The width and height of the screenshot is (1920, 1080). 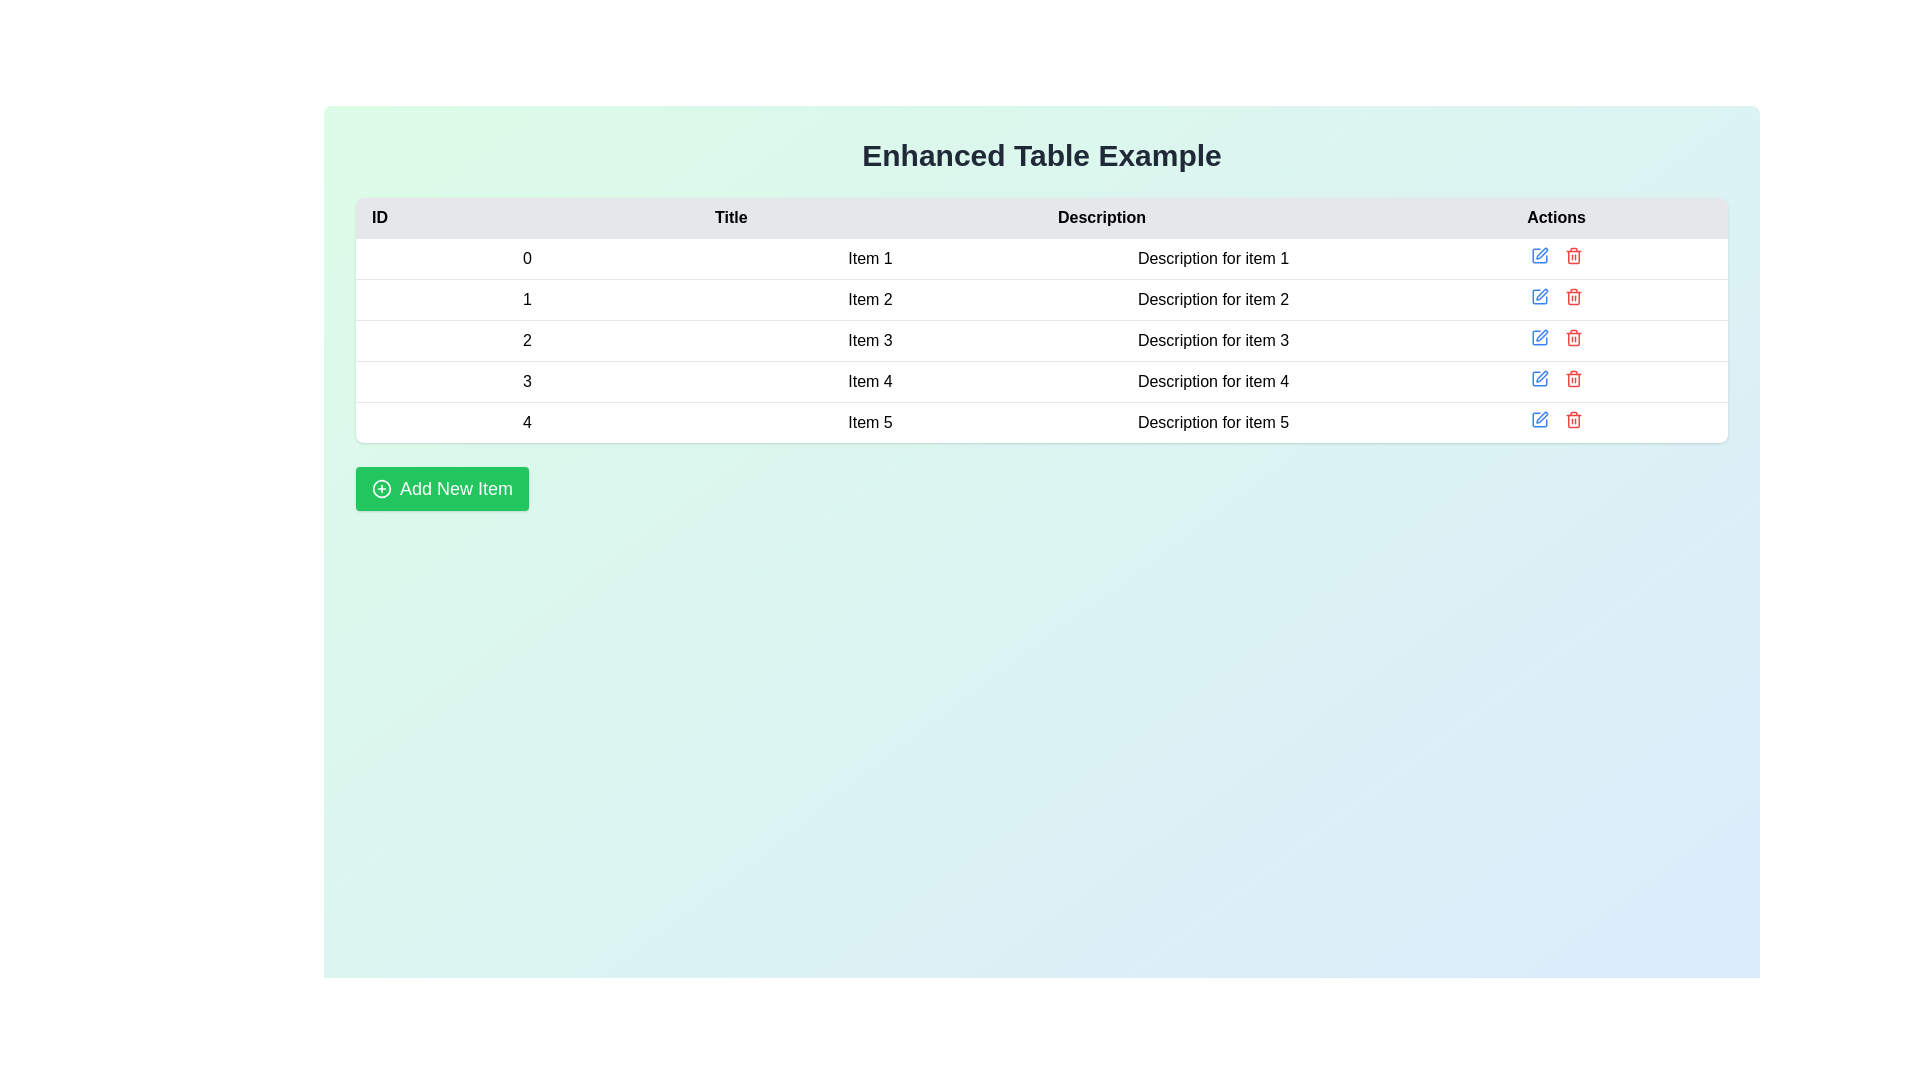 What do you see at coordinates (1538, 378) in the screenshot?
I see `the blue edit icon button in the Actions column of the fourth row of the table to change its color` at bounding box center [1538, 378].